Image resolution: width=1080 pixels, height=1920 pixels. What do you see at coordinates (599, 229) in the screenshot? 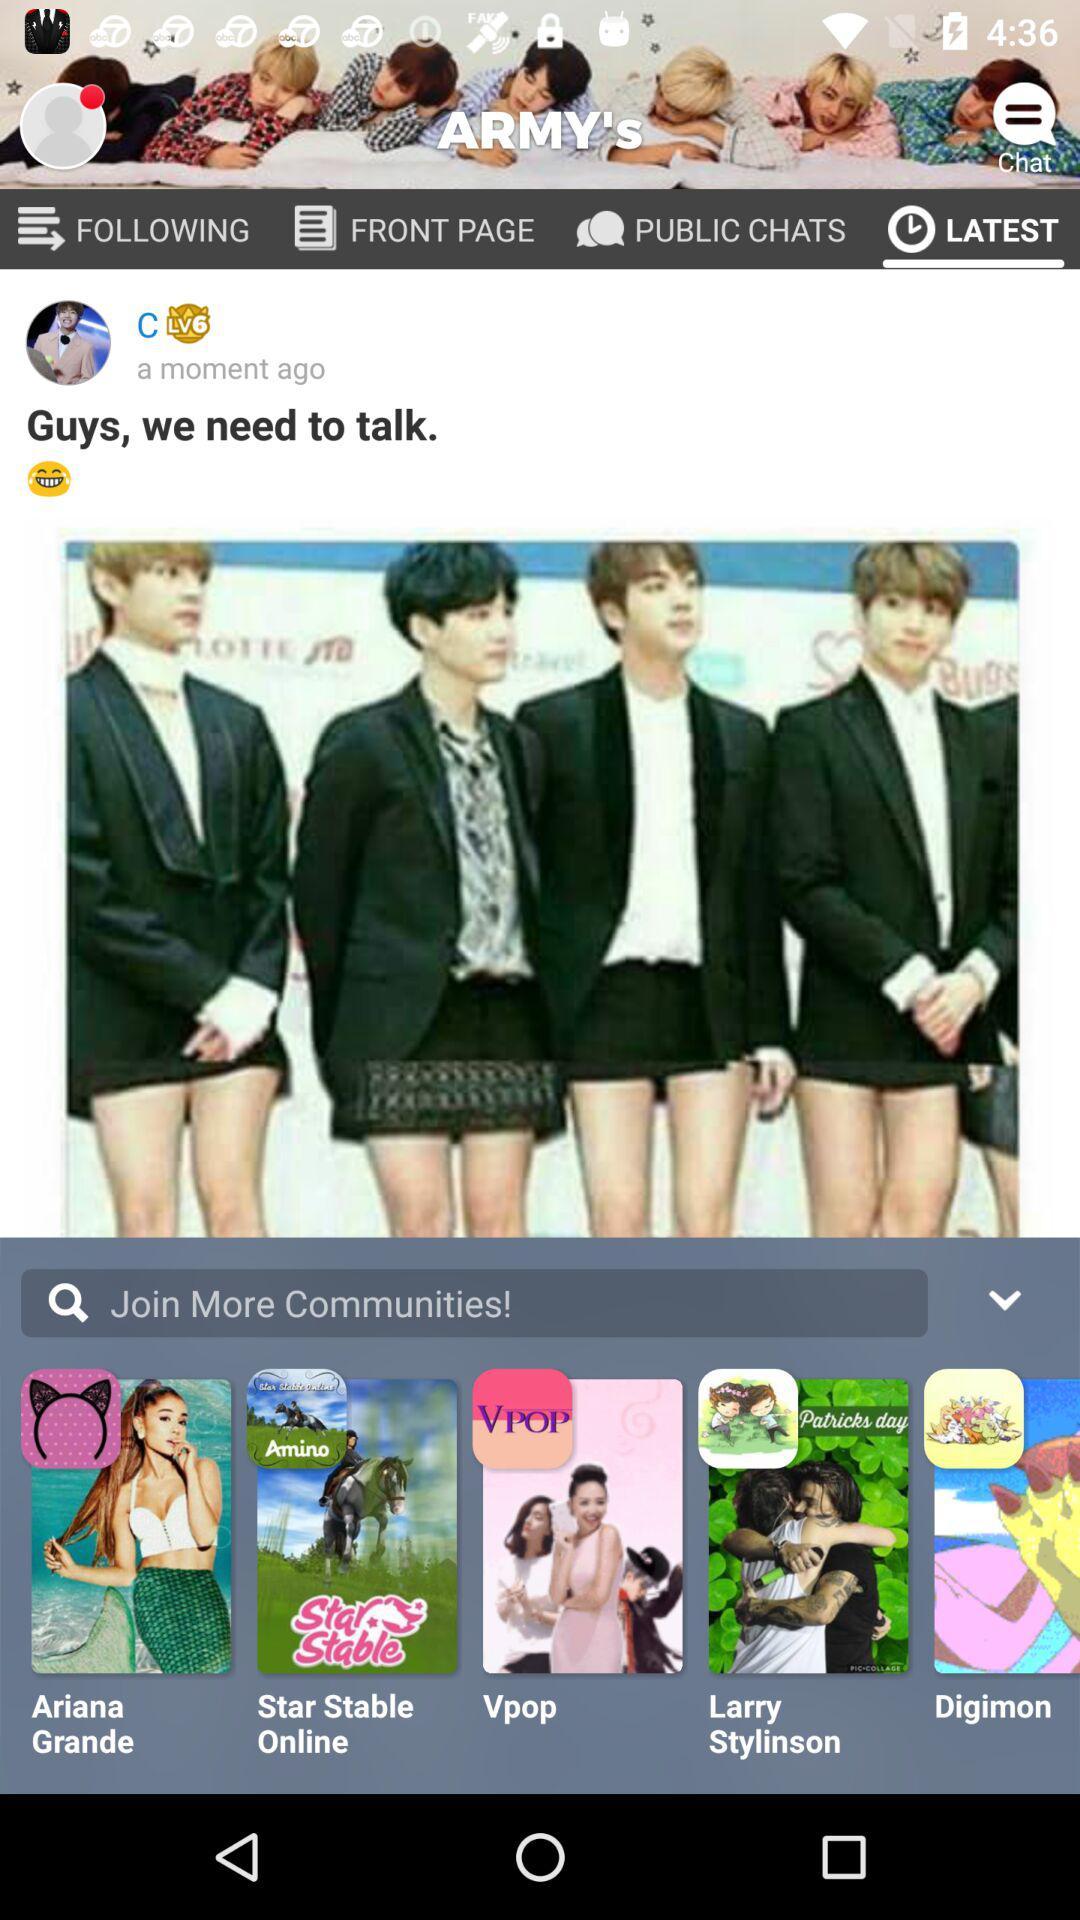
I see `the public chats icon` at bounding box center [599, 229].